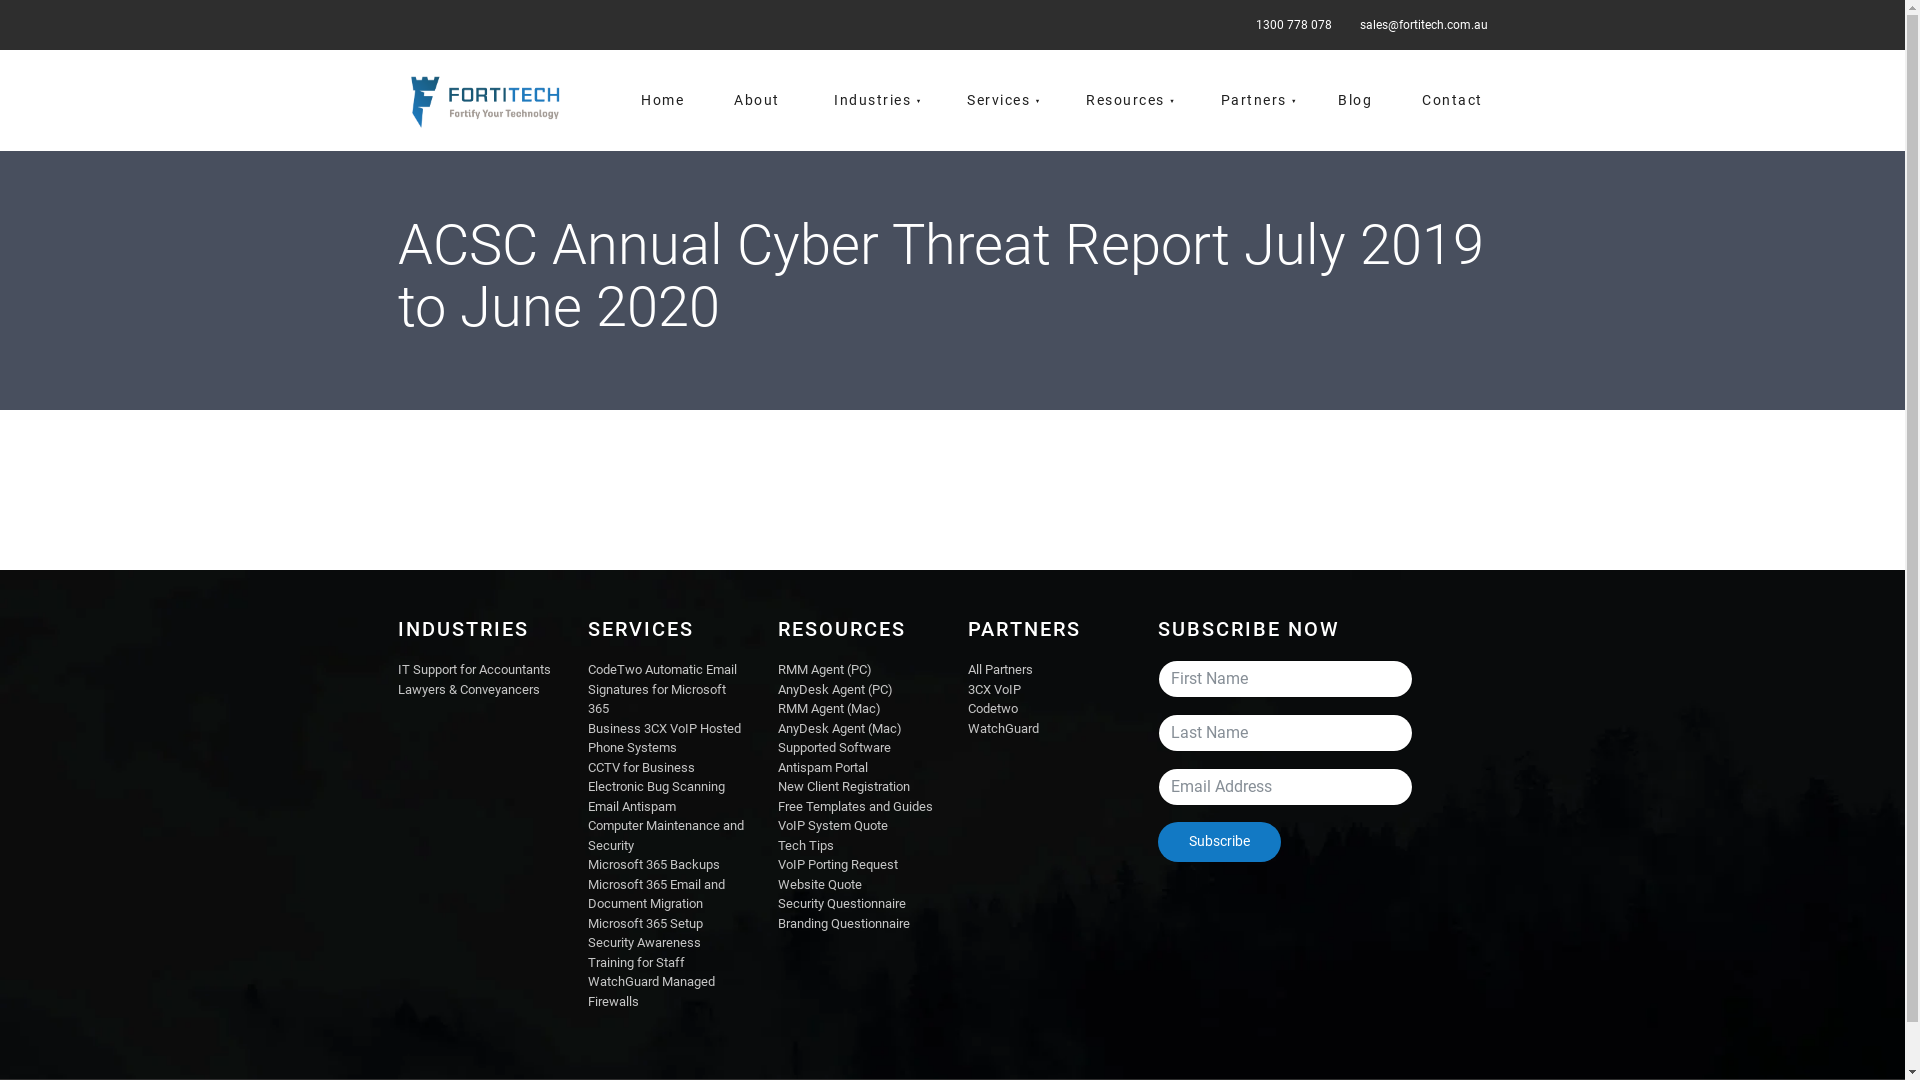 The height and width of the screenshot is (1080, 1920). Describe the element at coordinates (835, 688) in the screenshot. I see `'AnyDesk Agent (PC)'` at that location.